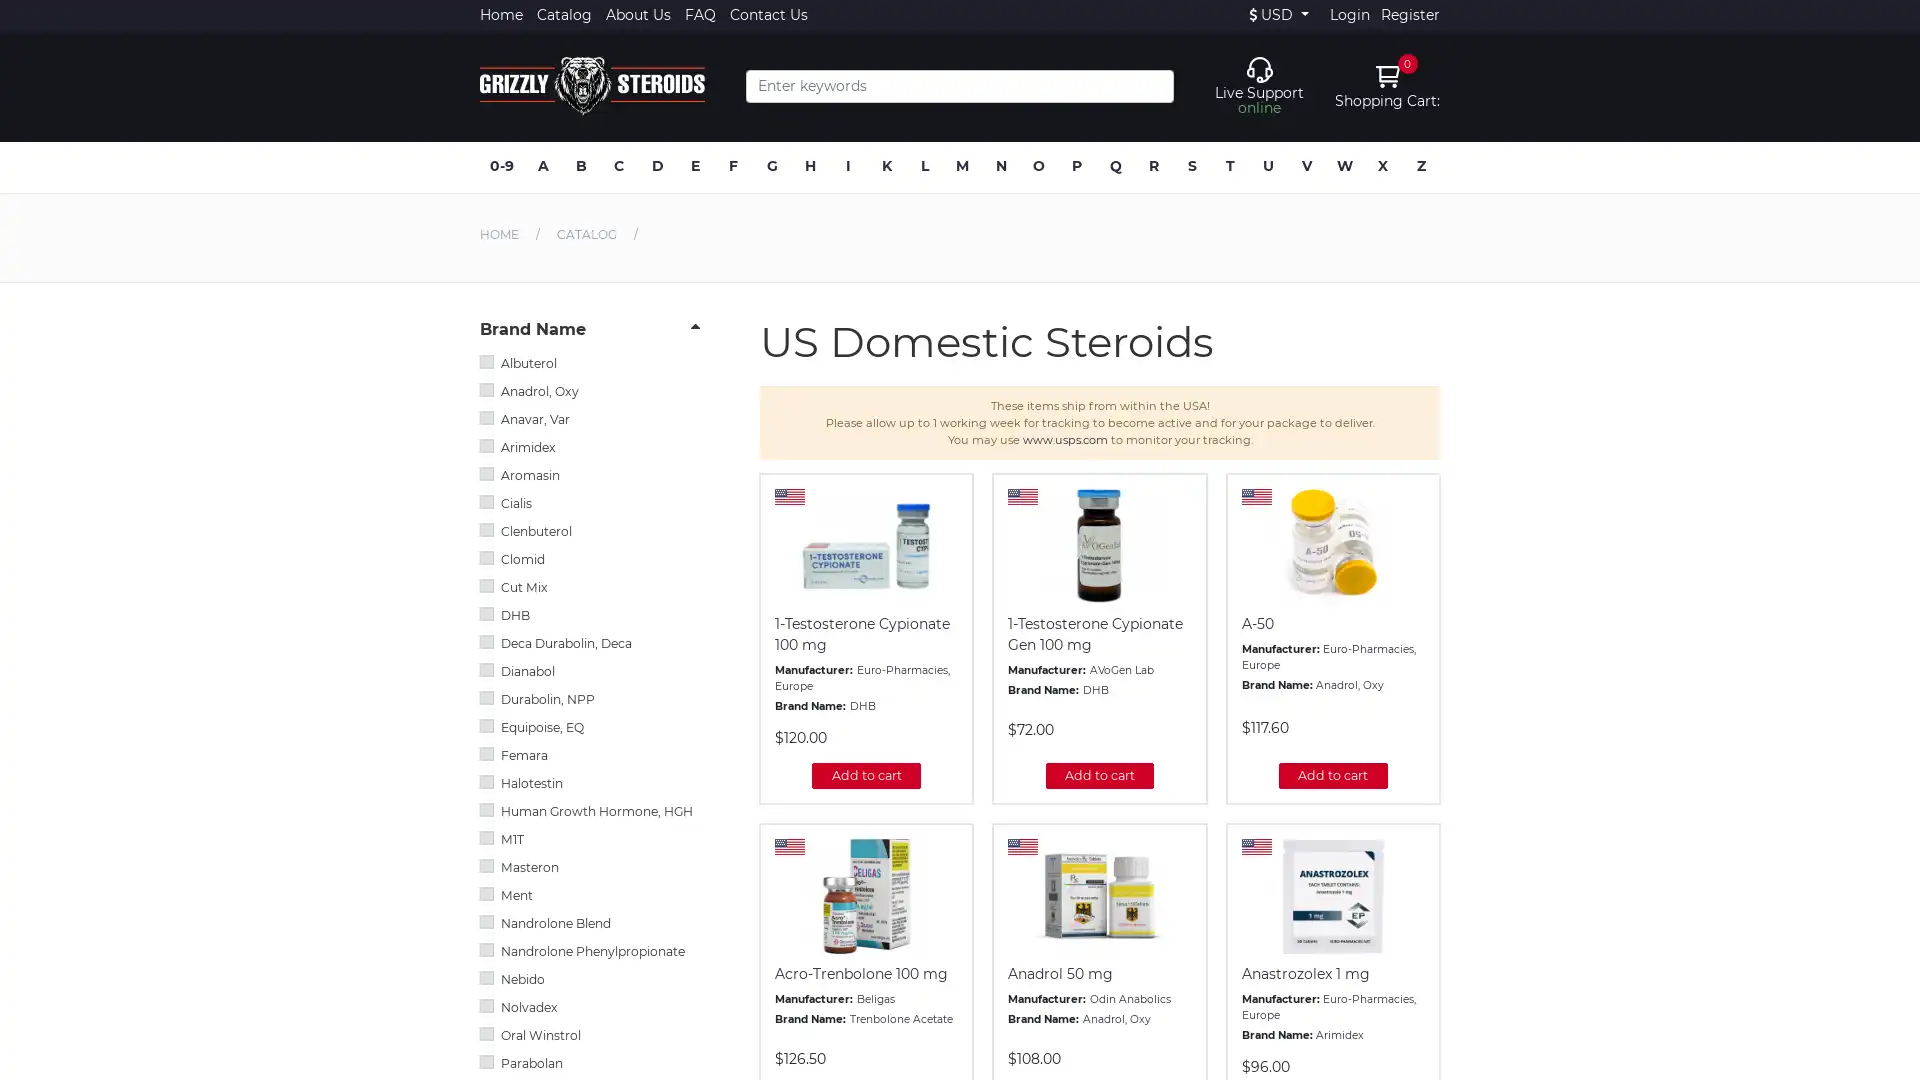  Describe the element at coordinates (865, 774) in the screenshot. I see `Add to cart` at that location.